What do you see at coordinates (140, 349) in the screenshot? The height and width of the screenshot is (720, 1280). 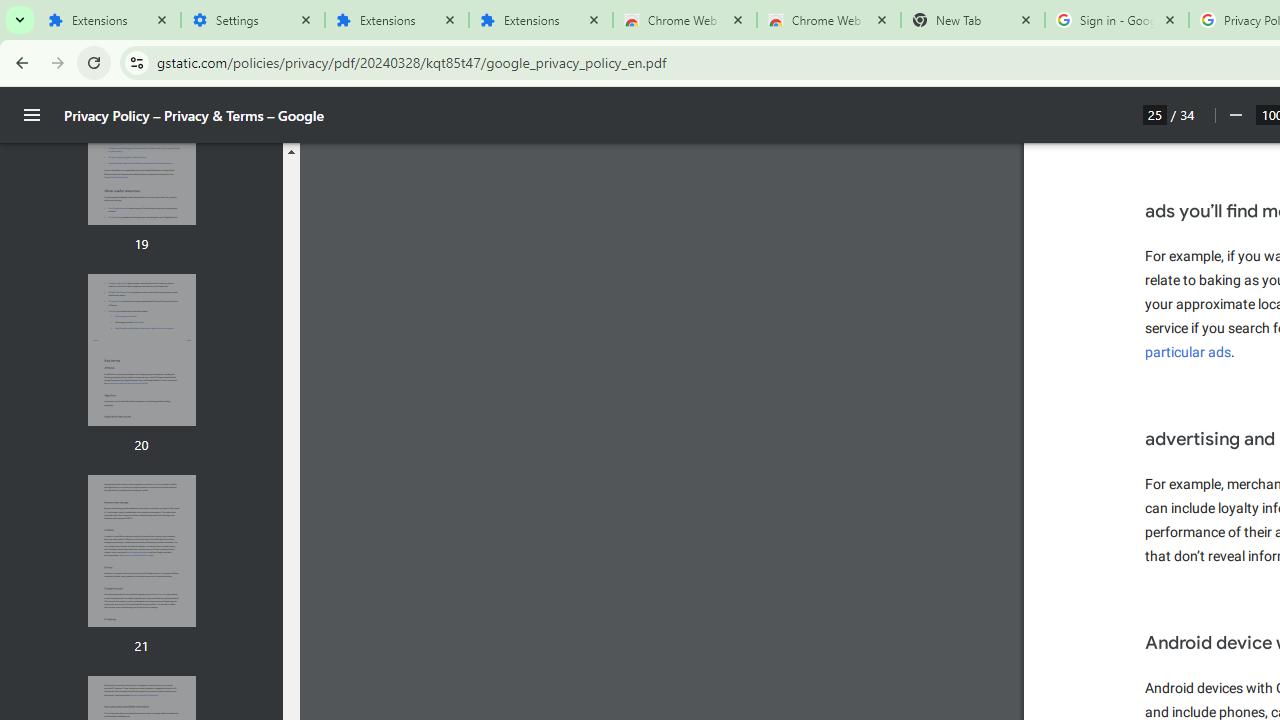 I see `'Thumbnail for page 20'` at bounding box center [140, 349].